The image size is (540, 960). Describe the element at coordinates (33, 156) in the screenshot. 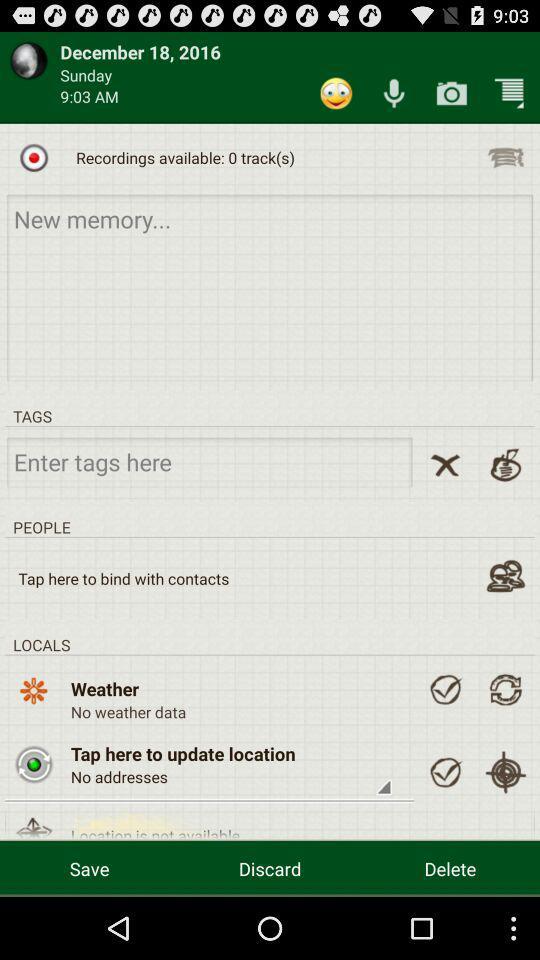

I see `for recording` at that location.